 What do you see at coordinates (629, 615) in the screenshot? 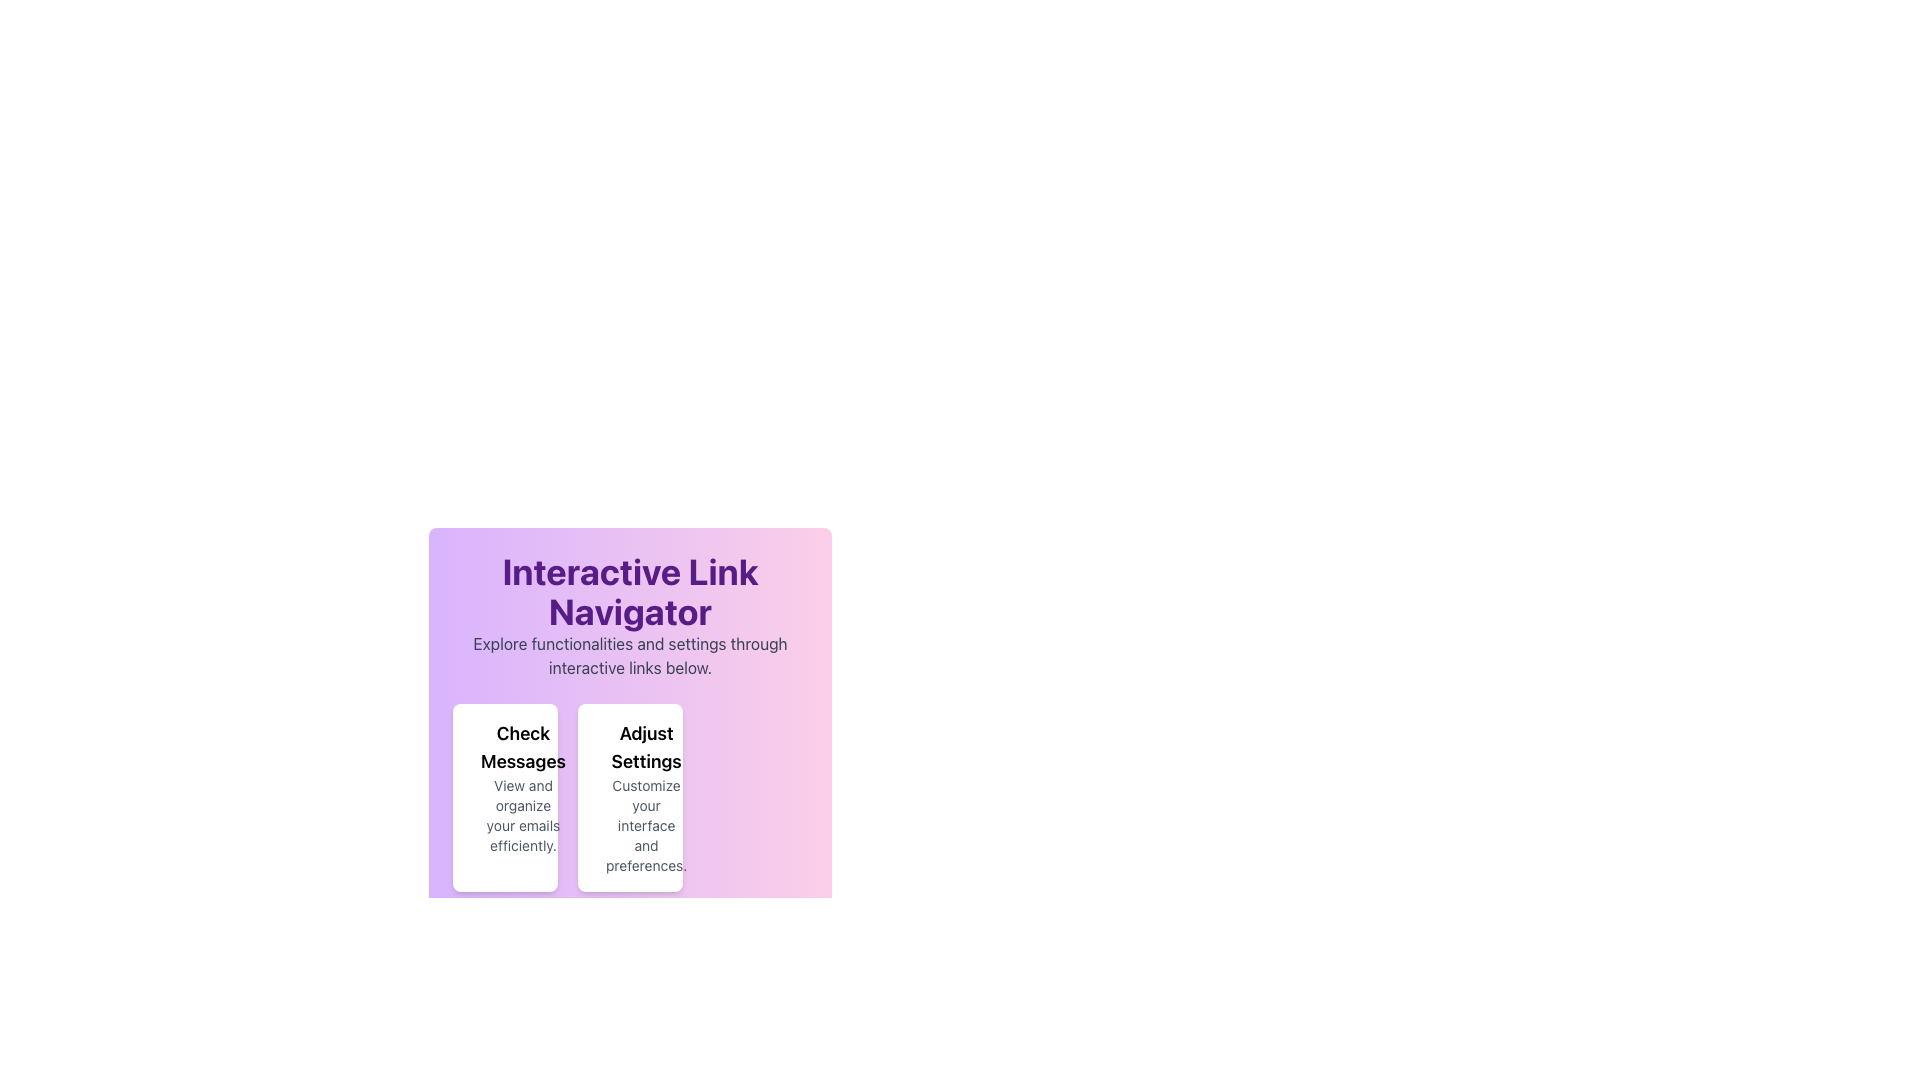
I see `the informational header text block located at the top-center of the card with a gradient background` at bounding box center [629, 615].